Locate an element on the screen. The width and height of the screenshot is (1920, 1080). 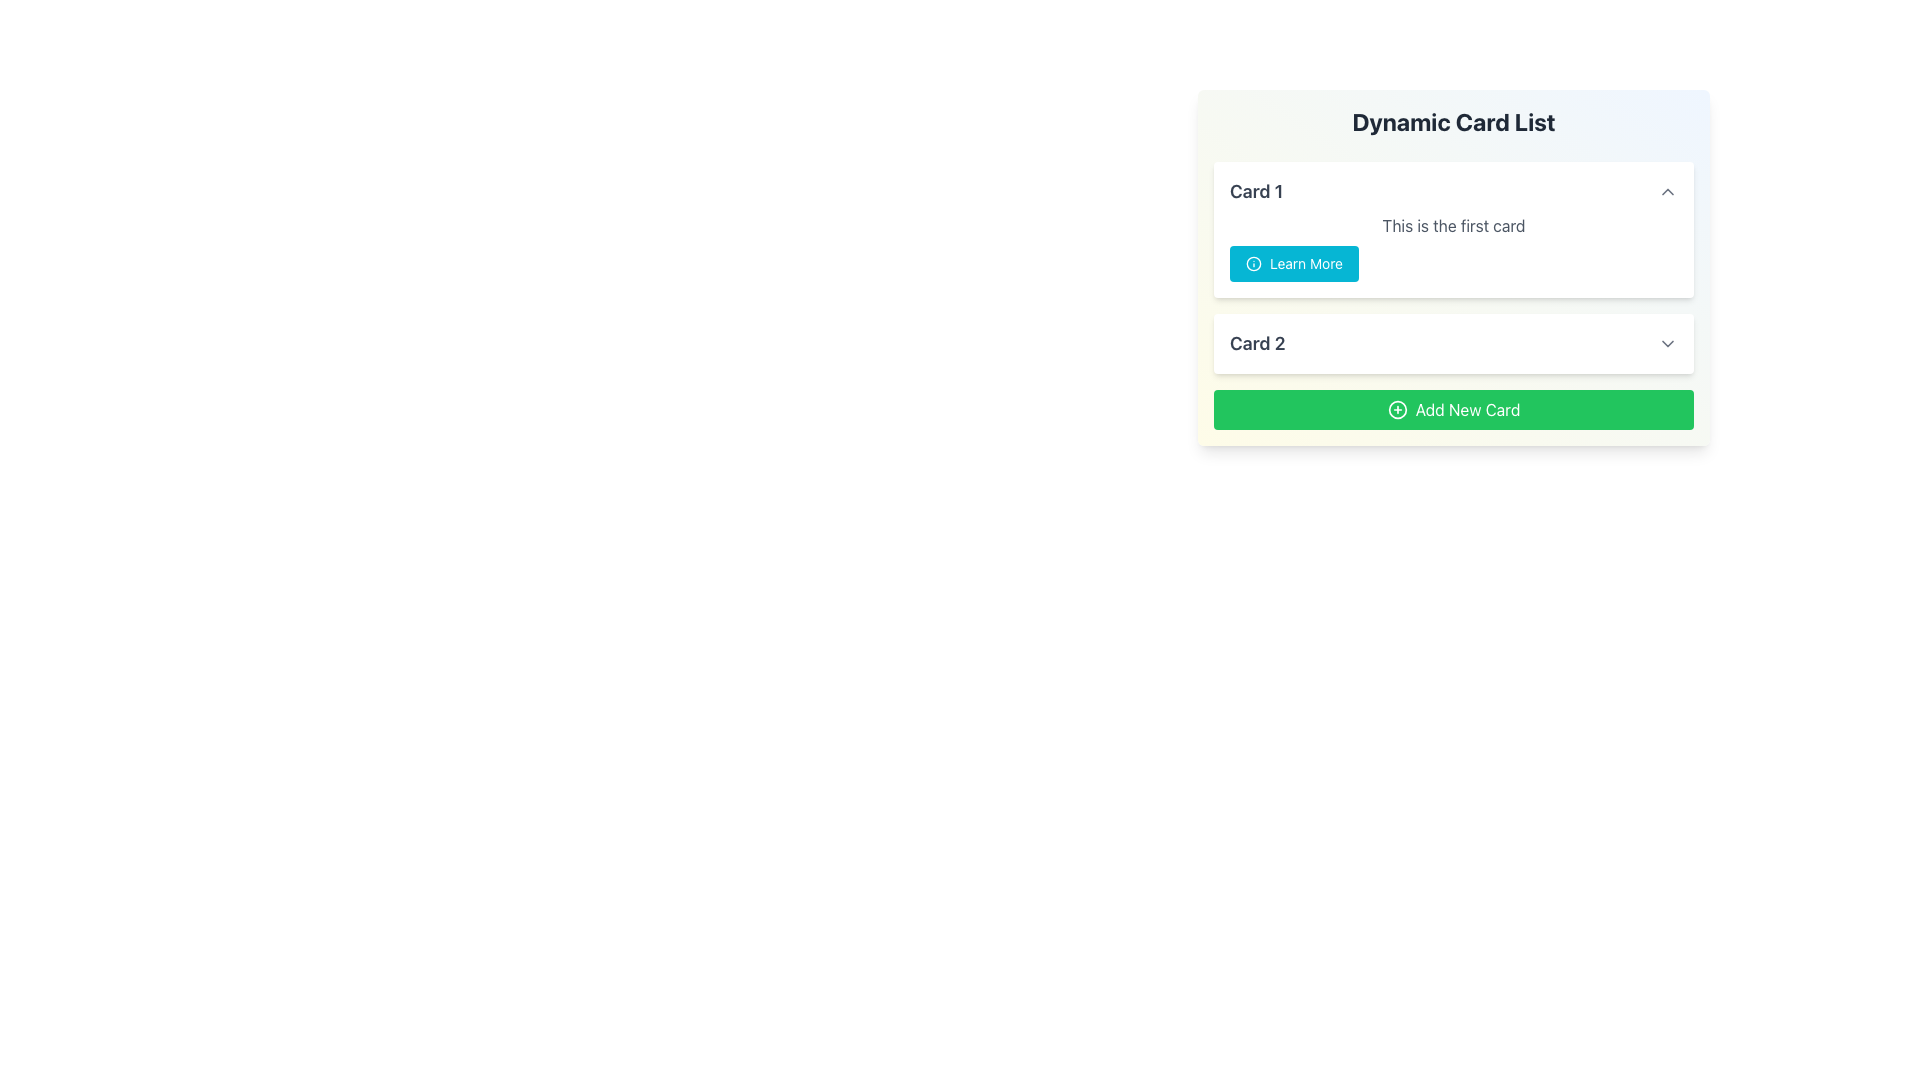
the Static Text element that reads 'This is the first card', which is centrally positioned in the first card of a list of dynamic cards is located at coordinates (1454, 225).